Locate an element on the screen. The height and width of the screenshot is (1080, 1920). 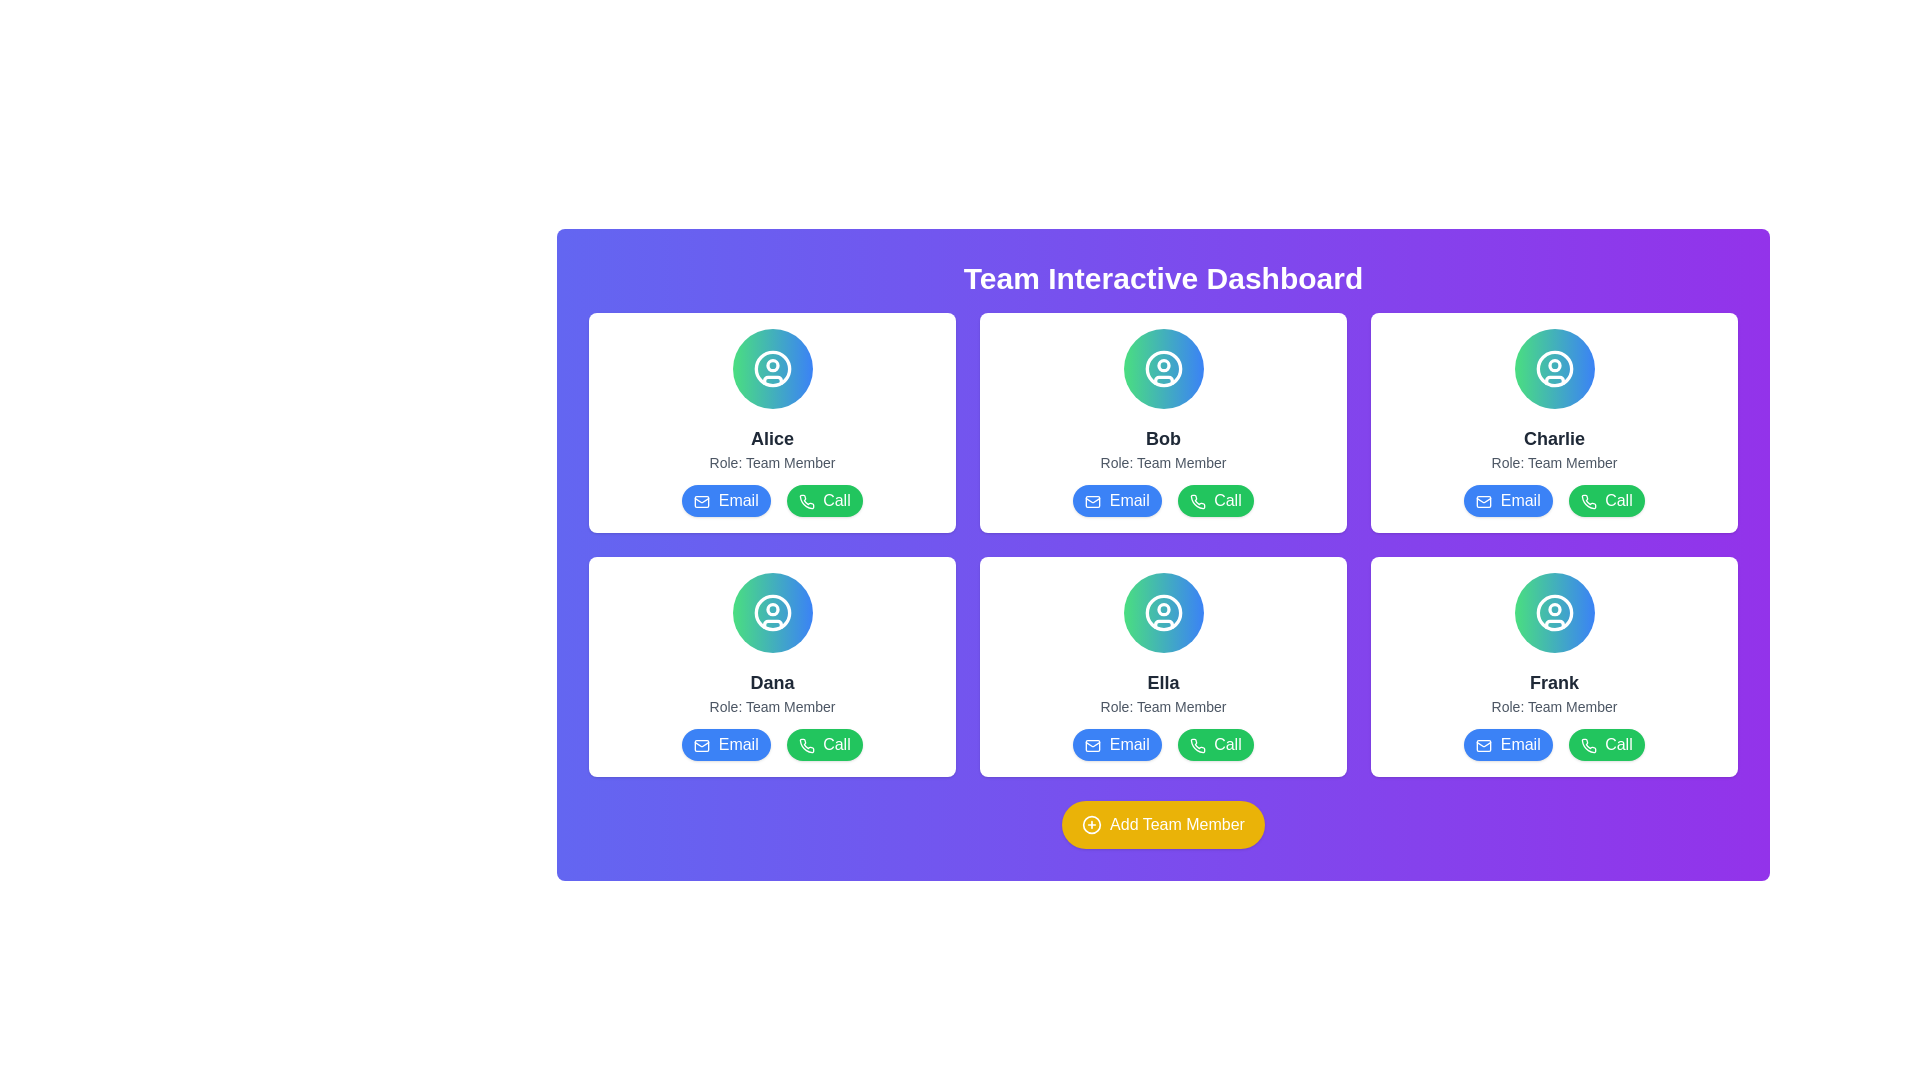
the circular gradient background icon representing the user 'Frank' in the sixth card of the interactive team dashboard is located at coordinates (1553, 612).